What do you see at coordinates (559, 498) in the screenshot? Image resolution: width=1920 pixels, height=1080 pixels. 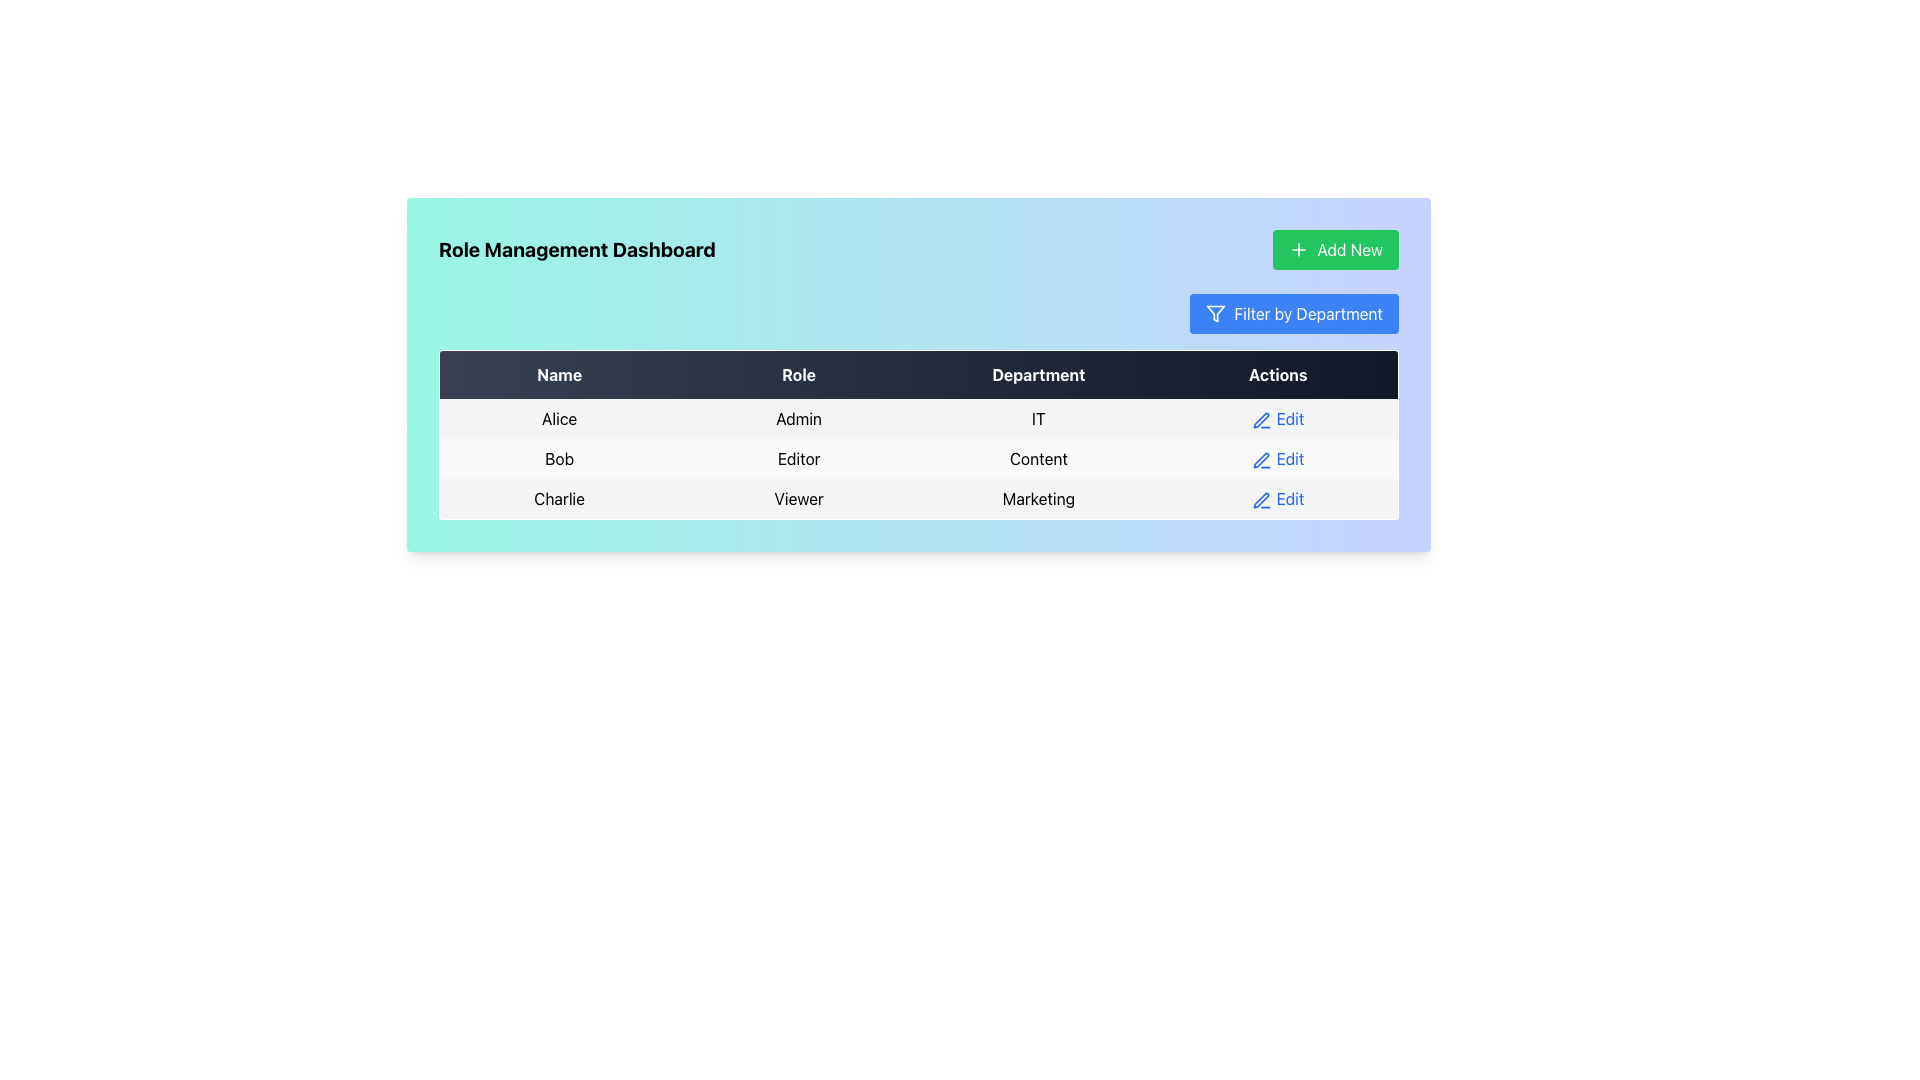 I see `text displayed in the Text Label identifying the user 'Charlie', located in the leftmost column of the third data row in the Role Management Dashboard` at bounding box center [559, 498].